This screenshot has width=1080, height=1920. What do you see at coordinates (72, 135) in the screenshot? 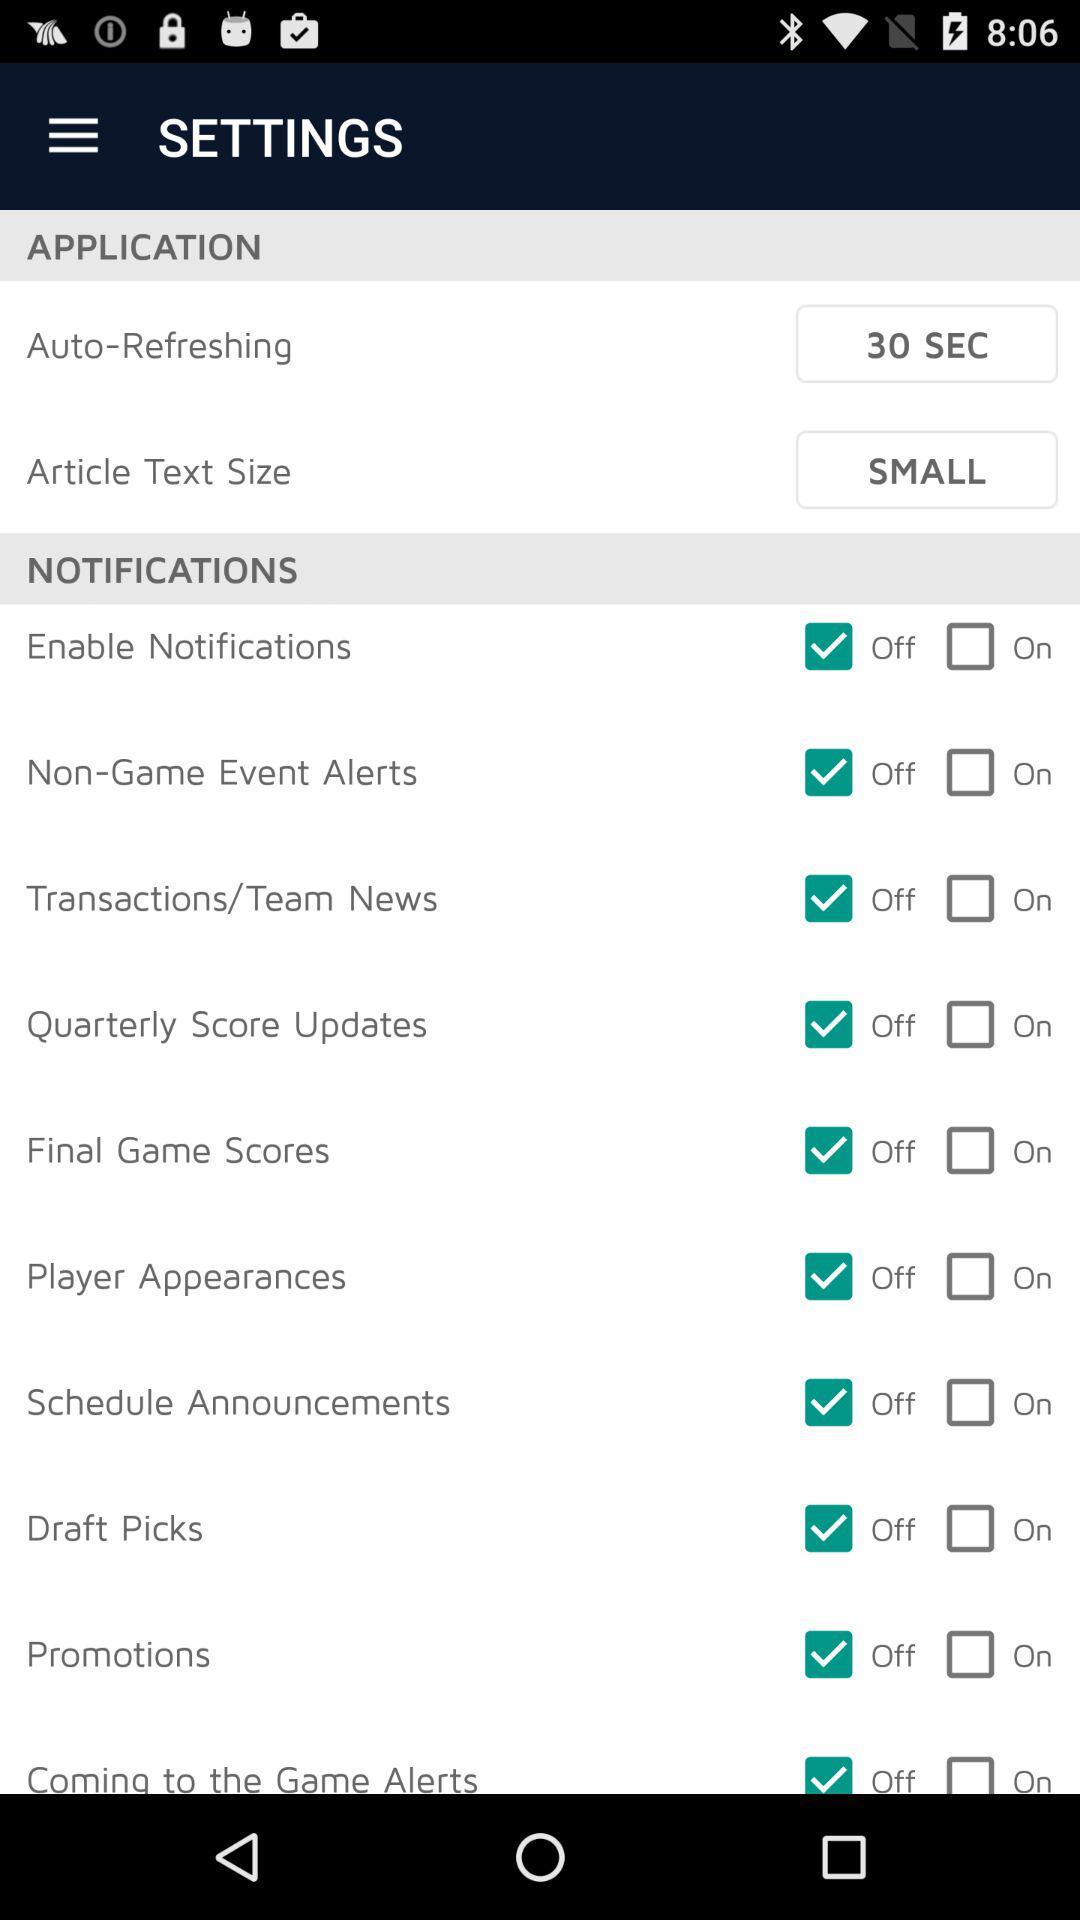
I see `the icon above application icon` at bounding box center [72, 135].